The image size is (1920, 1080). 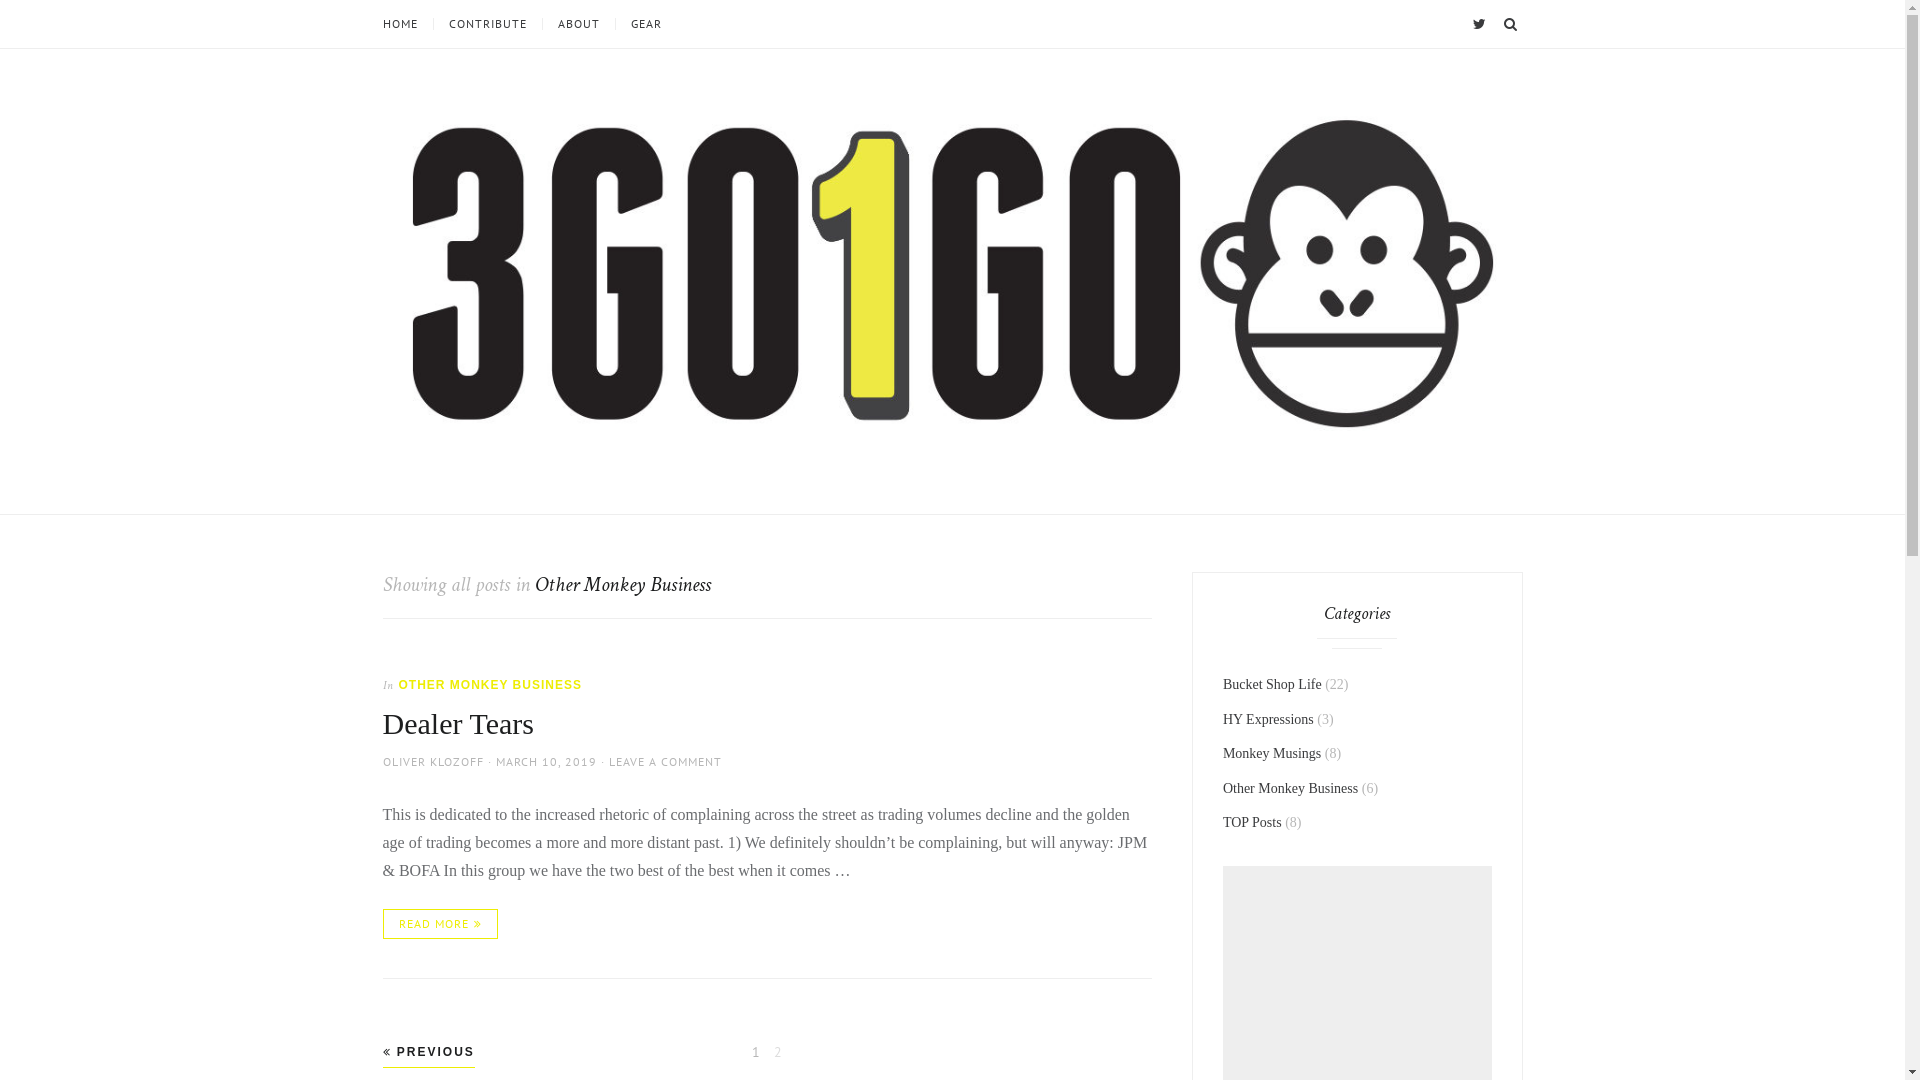 What do you see at coordinates (451, 482) in the screenshot?
I see `'3Go1Go Securities'` at bounding box center [451, 482].